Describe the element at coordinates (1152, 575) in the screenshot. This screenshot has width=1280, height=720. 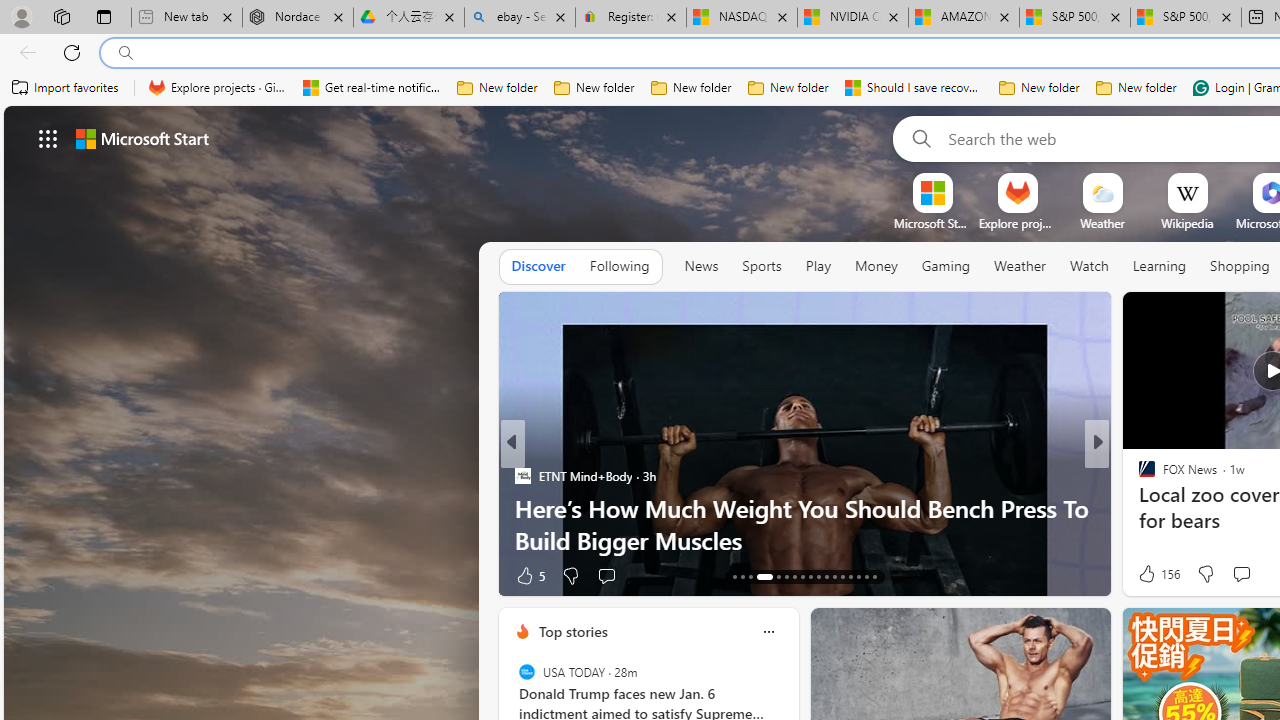
I see `'347 Like'` at that location.